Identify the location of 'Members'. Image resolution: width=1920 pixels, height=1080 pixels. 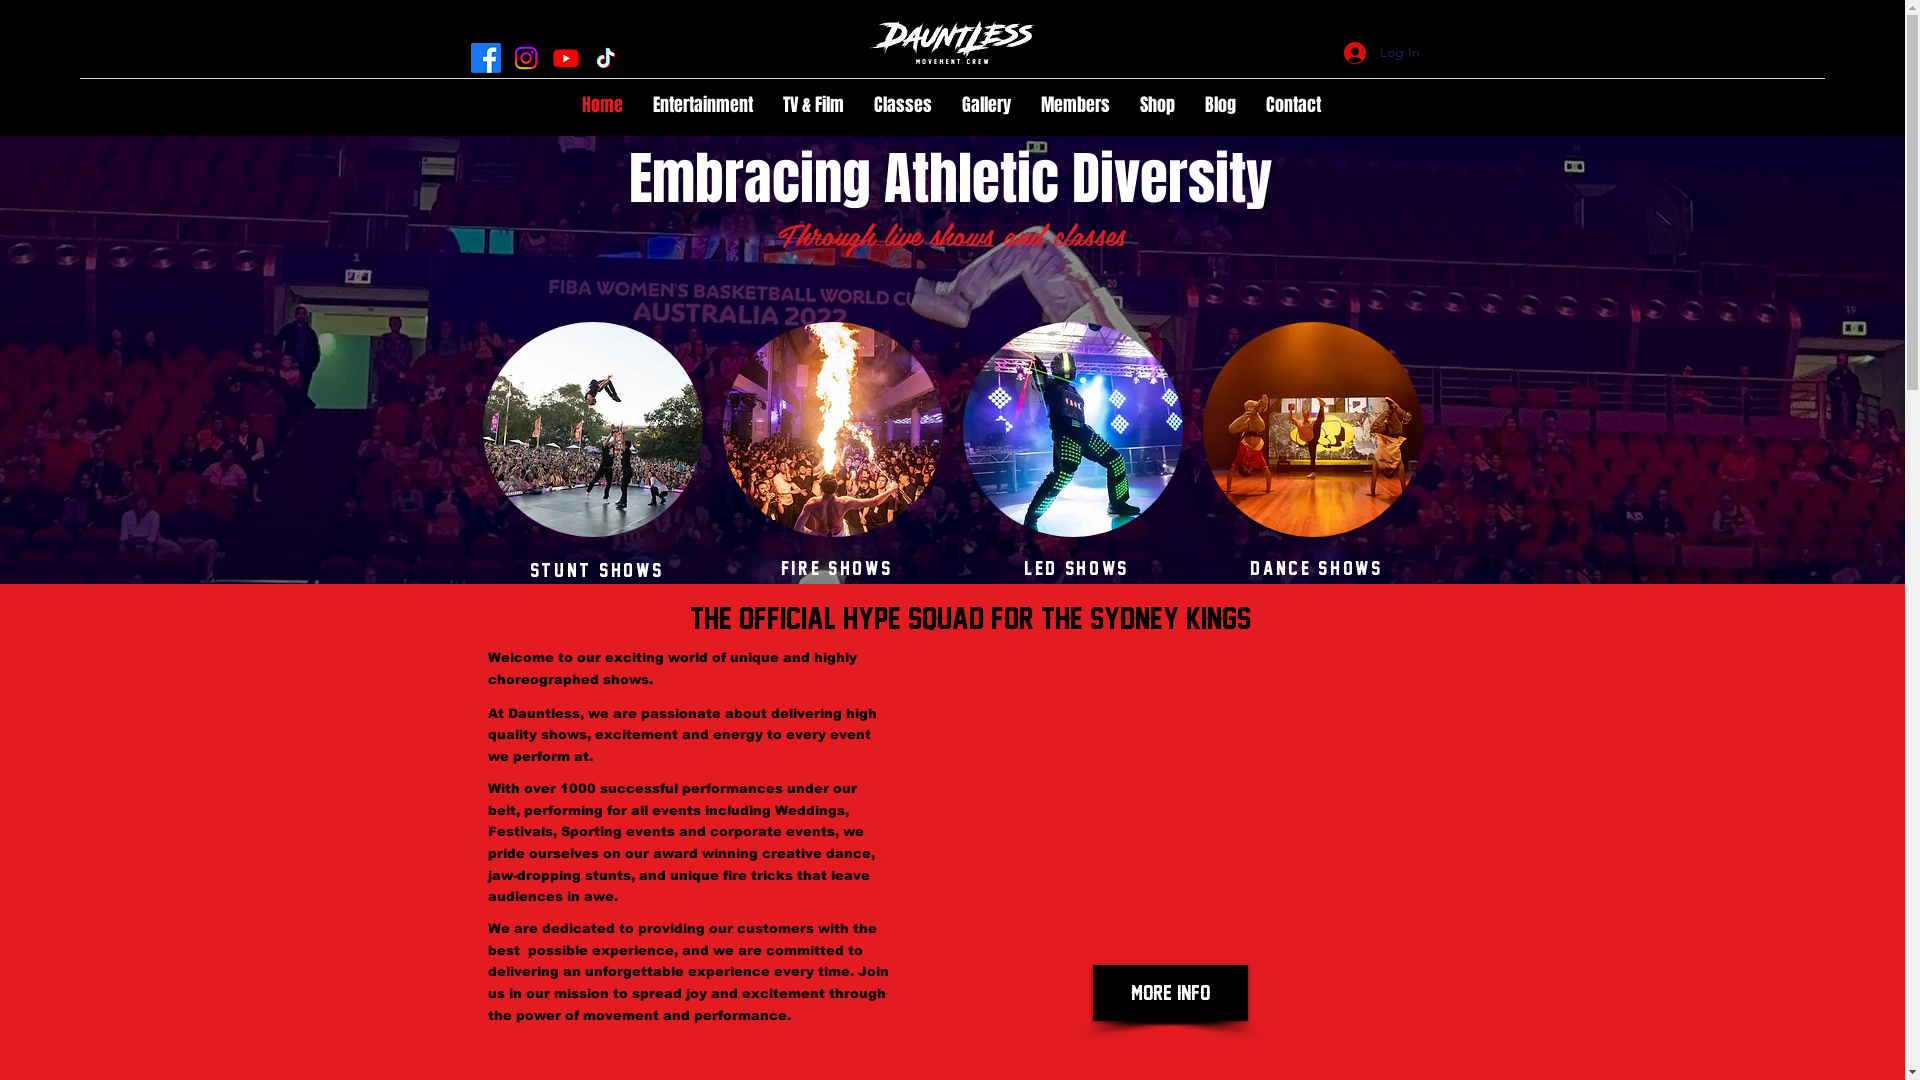
(1074, 105).